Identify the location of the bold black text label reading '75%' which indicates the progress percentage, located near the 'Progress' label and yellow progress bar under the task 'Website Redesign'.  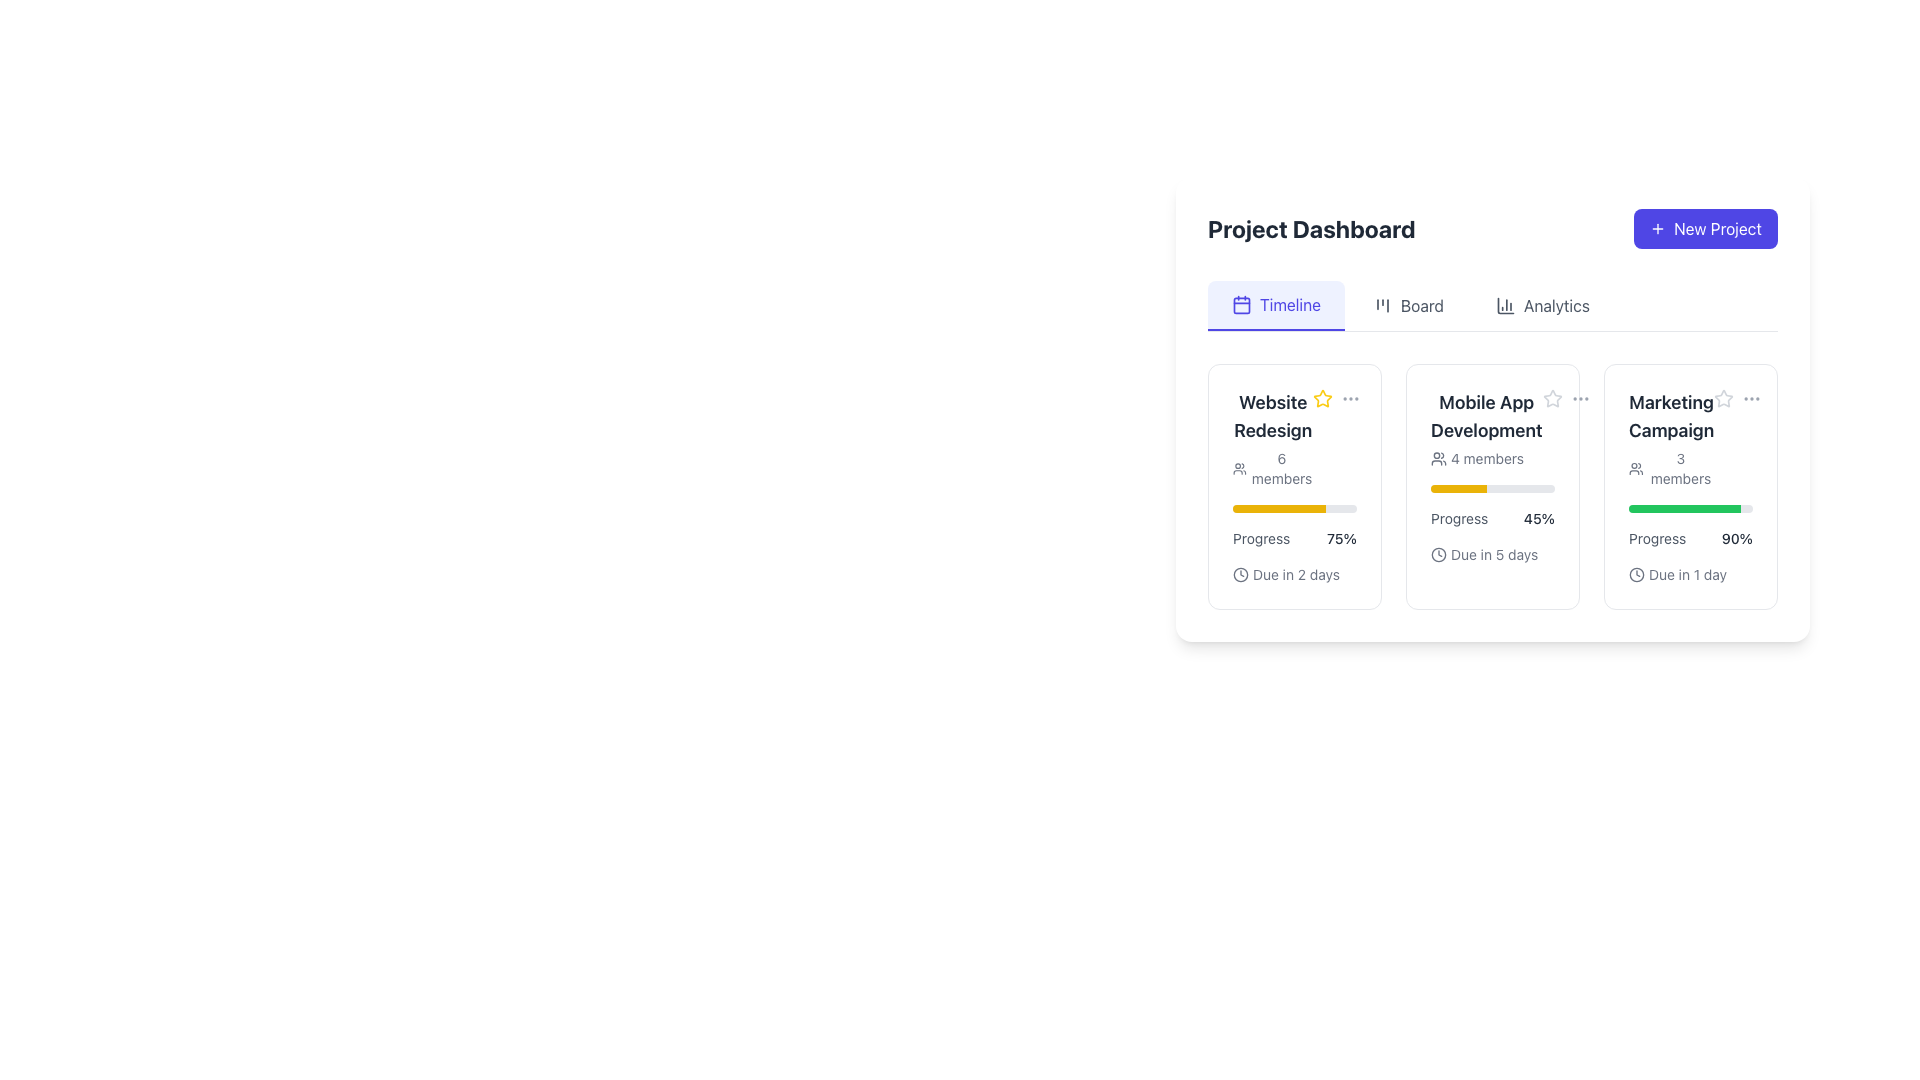
(1342, 538).